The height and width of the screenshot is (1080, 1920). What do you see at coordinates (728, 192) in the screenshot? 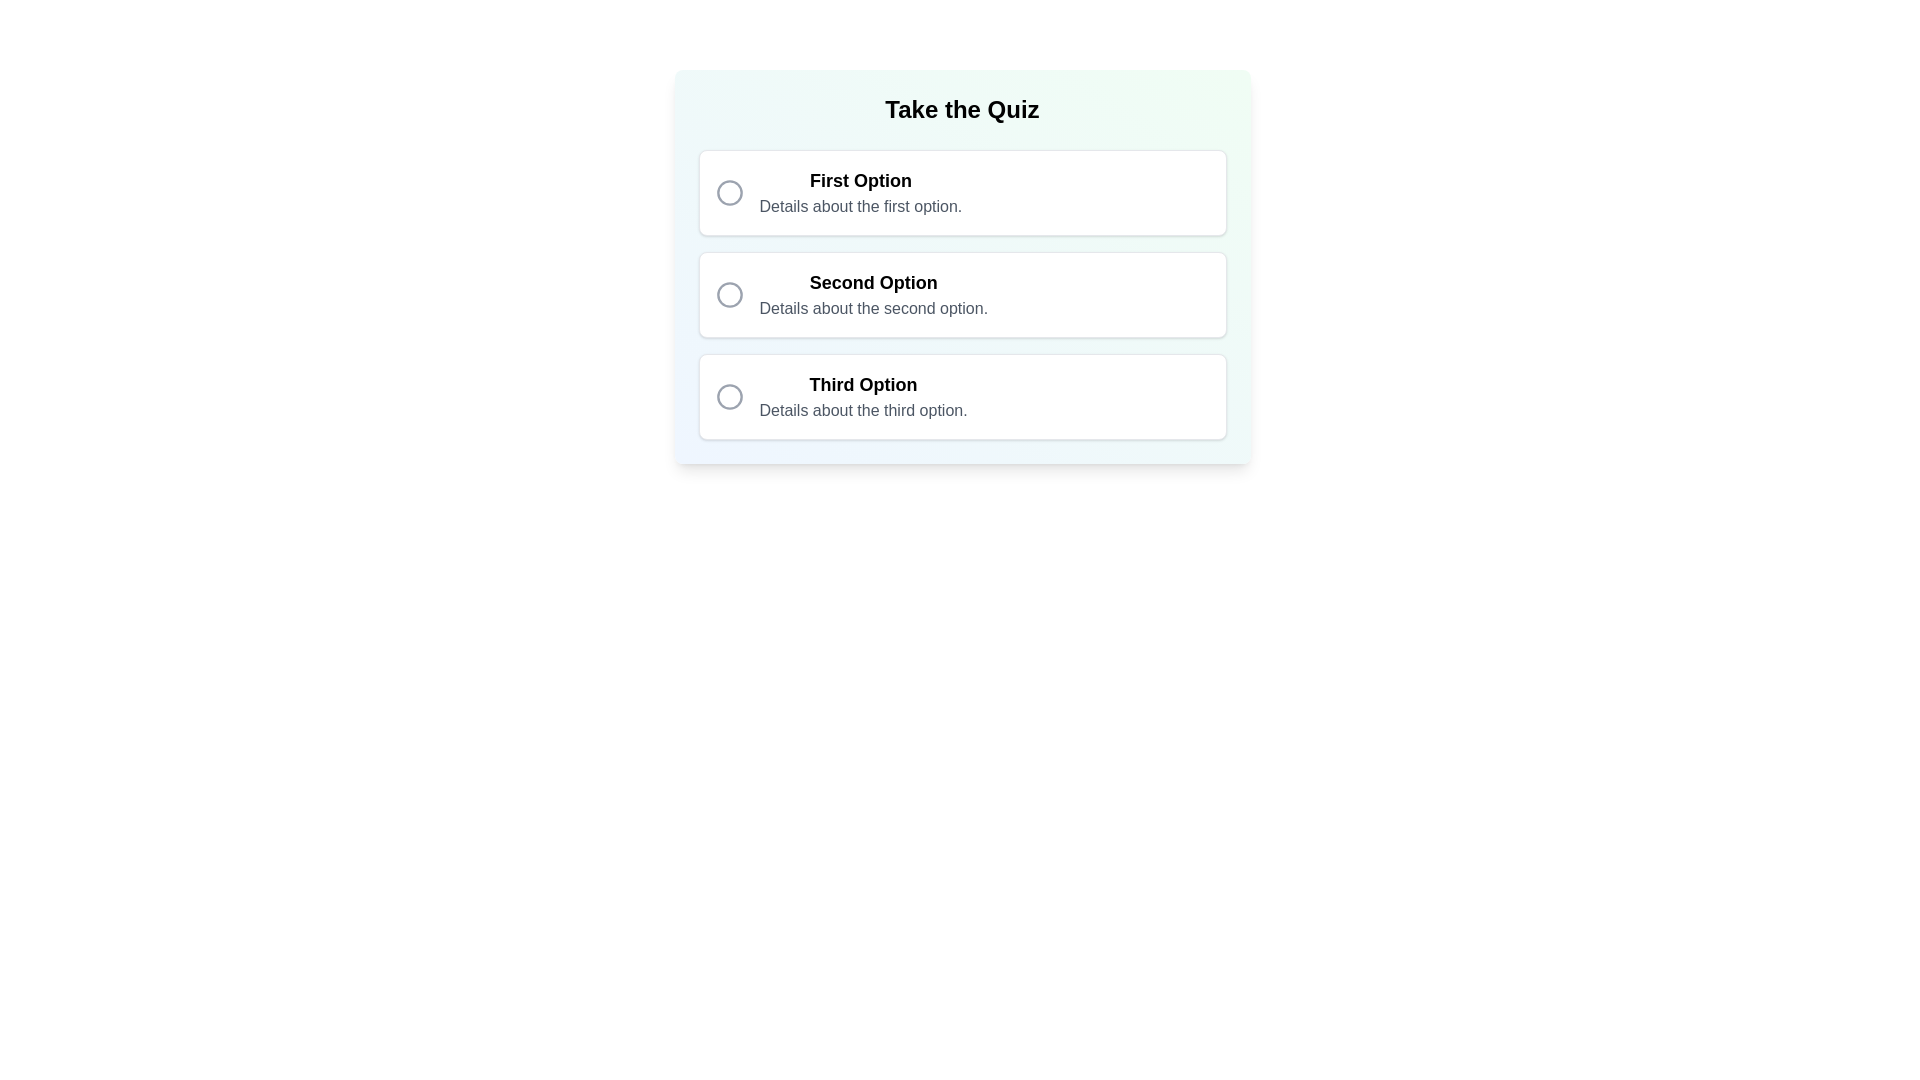
I see `the circular outline icon located to the left of the 'First Option' text in the option list` at bounding box center [728, 192].